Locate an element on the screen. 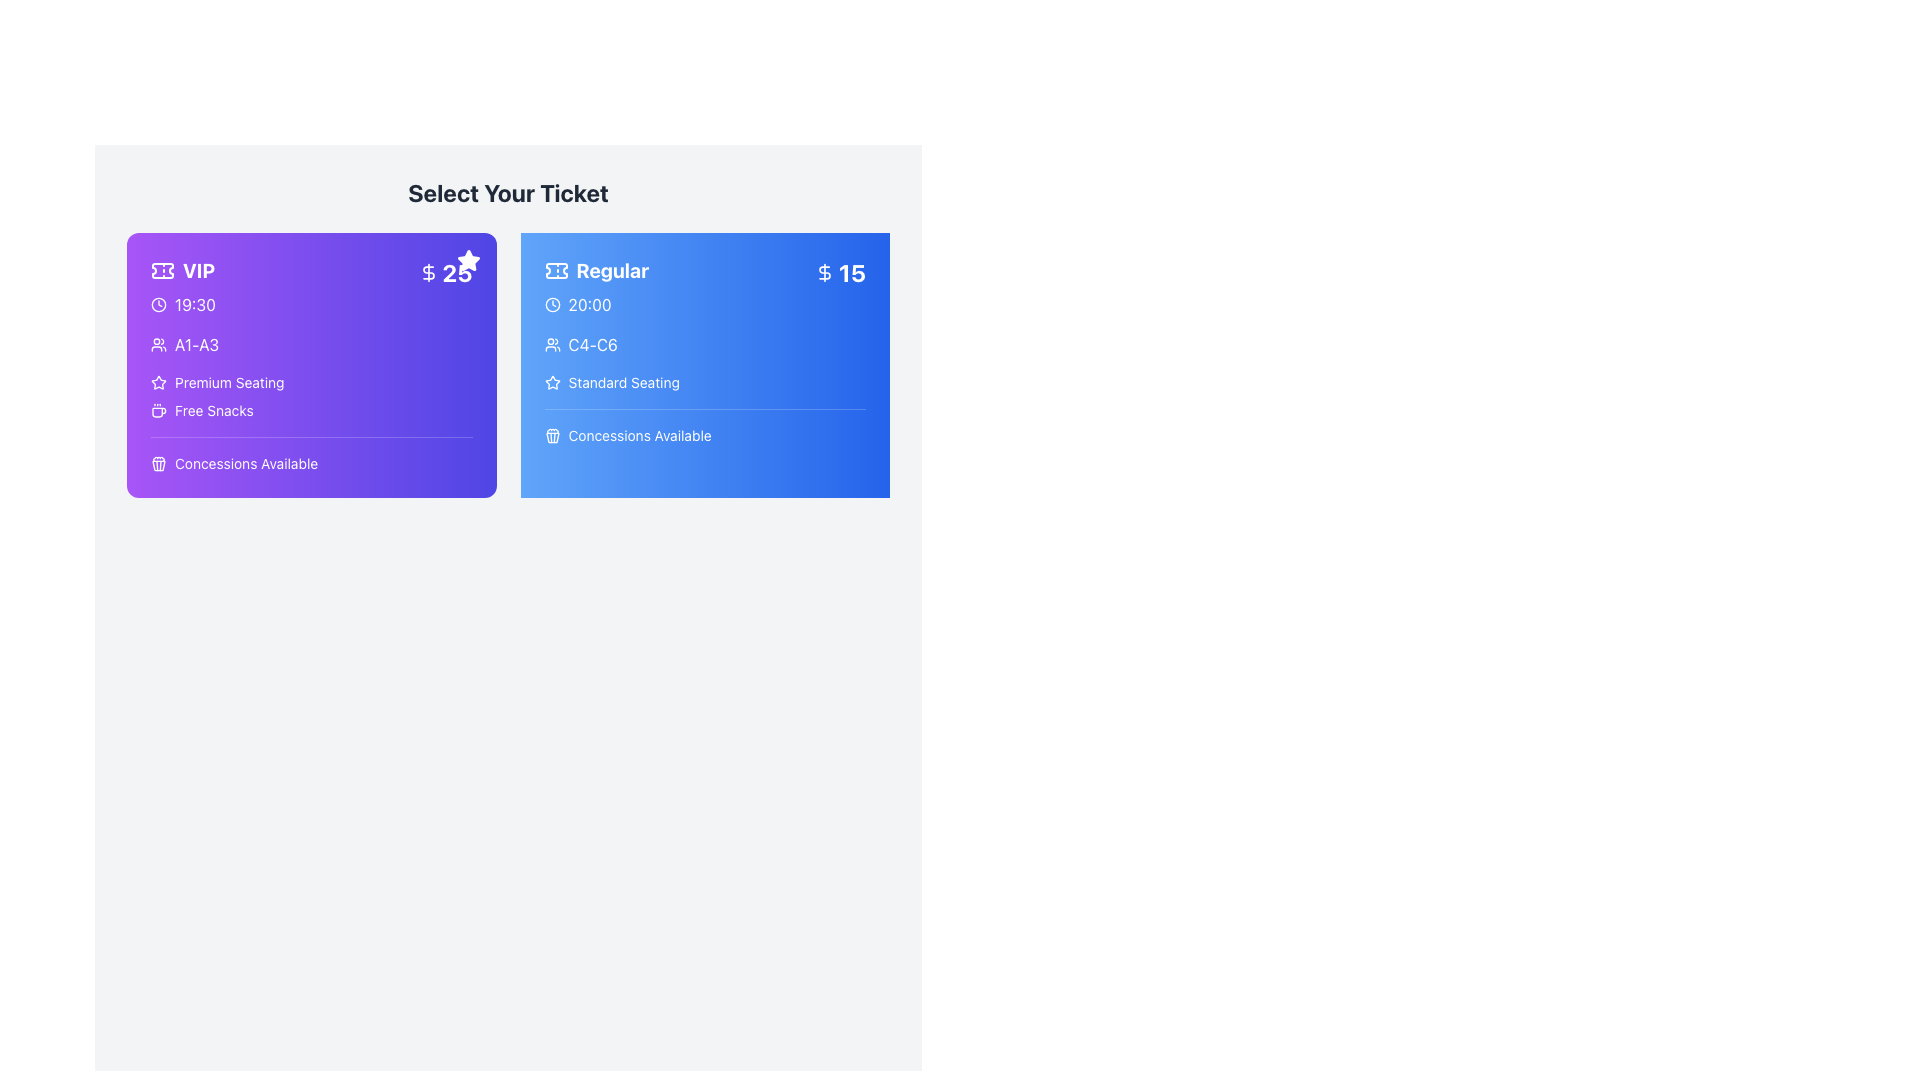 The image size is (1920, 1080). the price label displaying '$25' in bold white text against a purple background, located in the top-right corner of the 'VIP' ticket card is located at coordinates (444, 273).